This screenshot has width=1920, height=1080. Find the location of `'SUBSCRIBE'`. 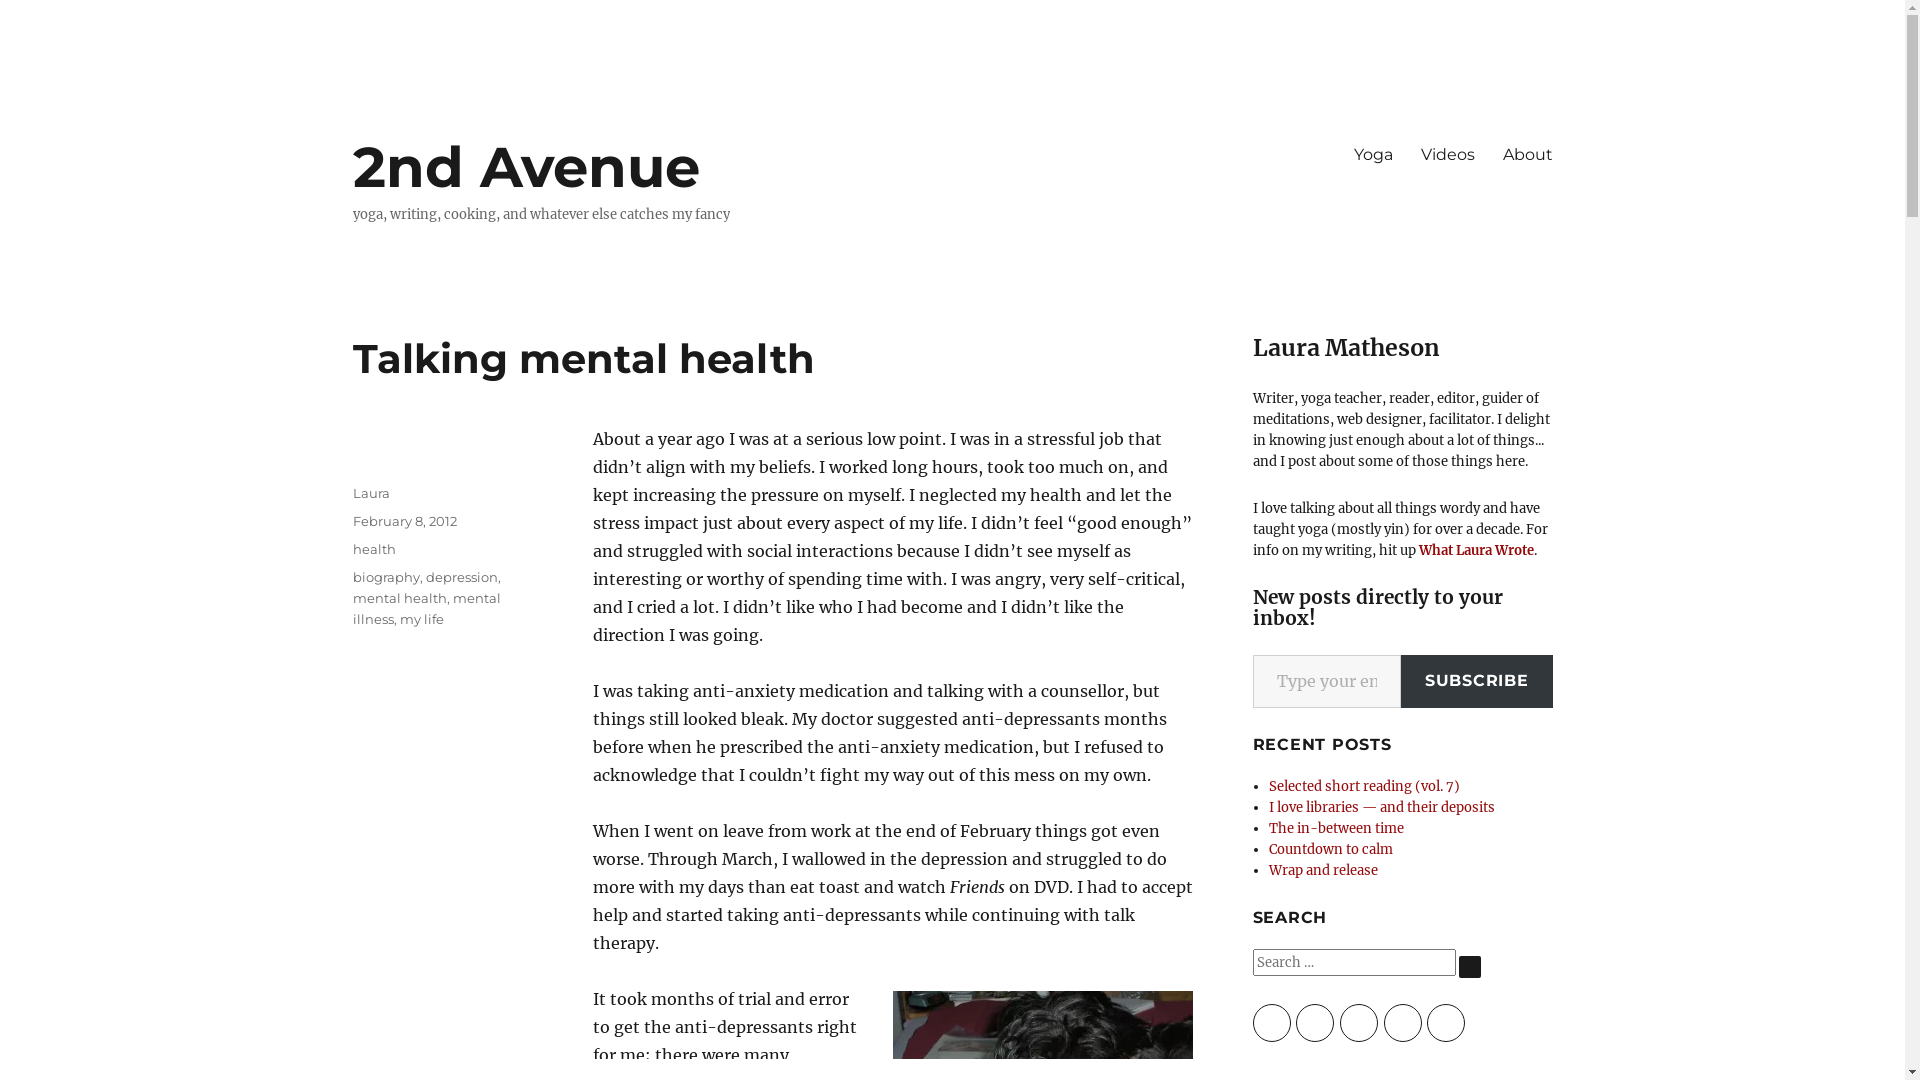

'SUBSCRIBE' is located at coordinates (1477, 680).